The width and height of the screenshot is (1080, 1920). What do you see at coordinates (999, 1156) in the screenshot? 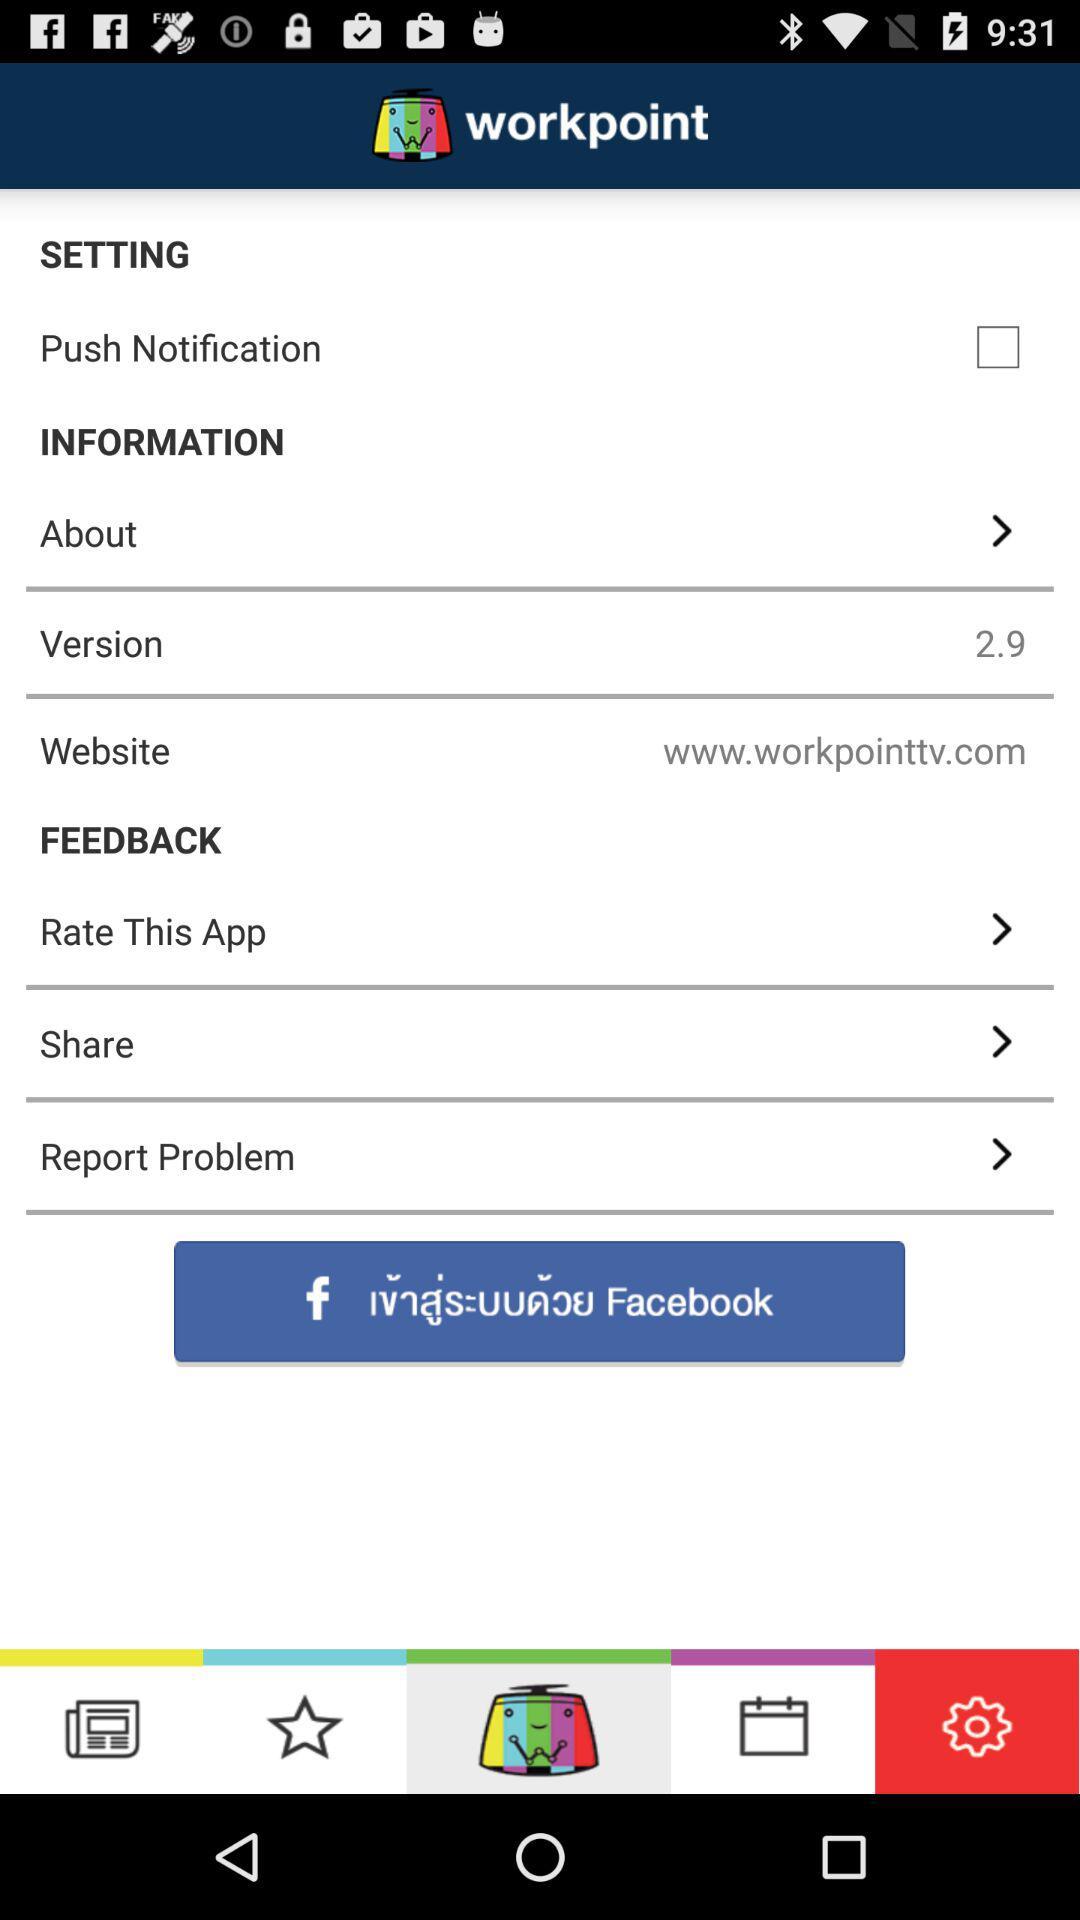
I see `the button next to report problem` at bounding box center [999, 1156].